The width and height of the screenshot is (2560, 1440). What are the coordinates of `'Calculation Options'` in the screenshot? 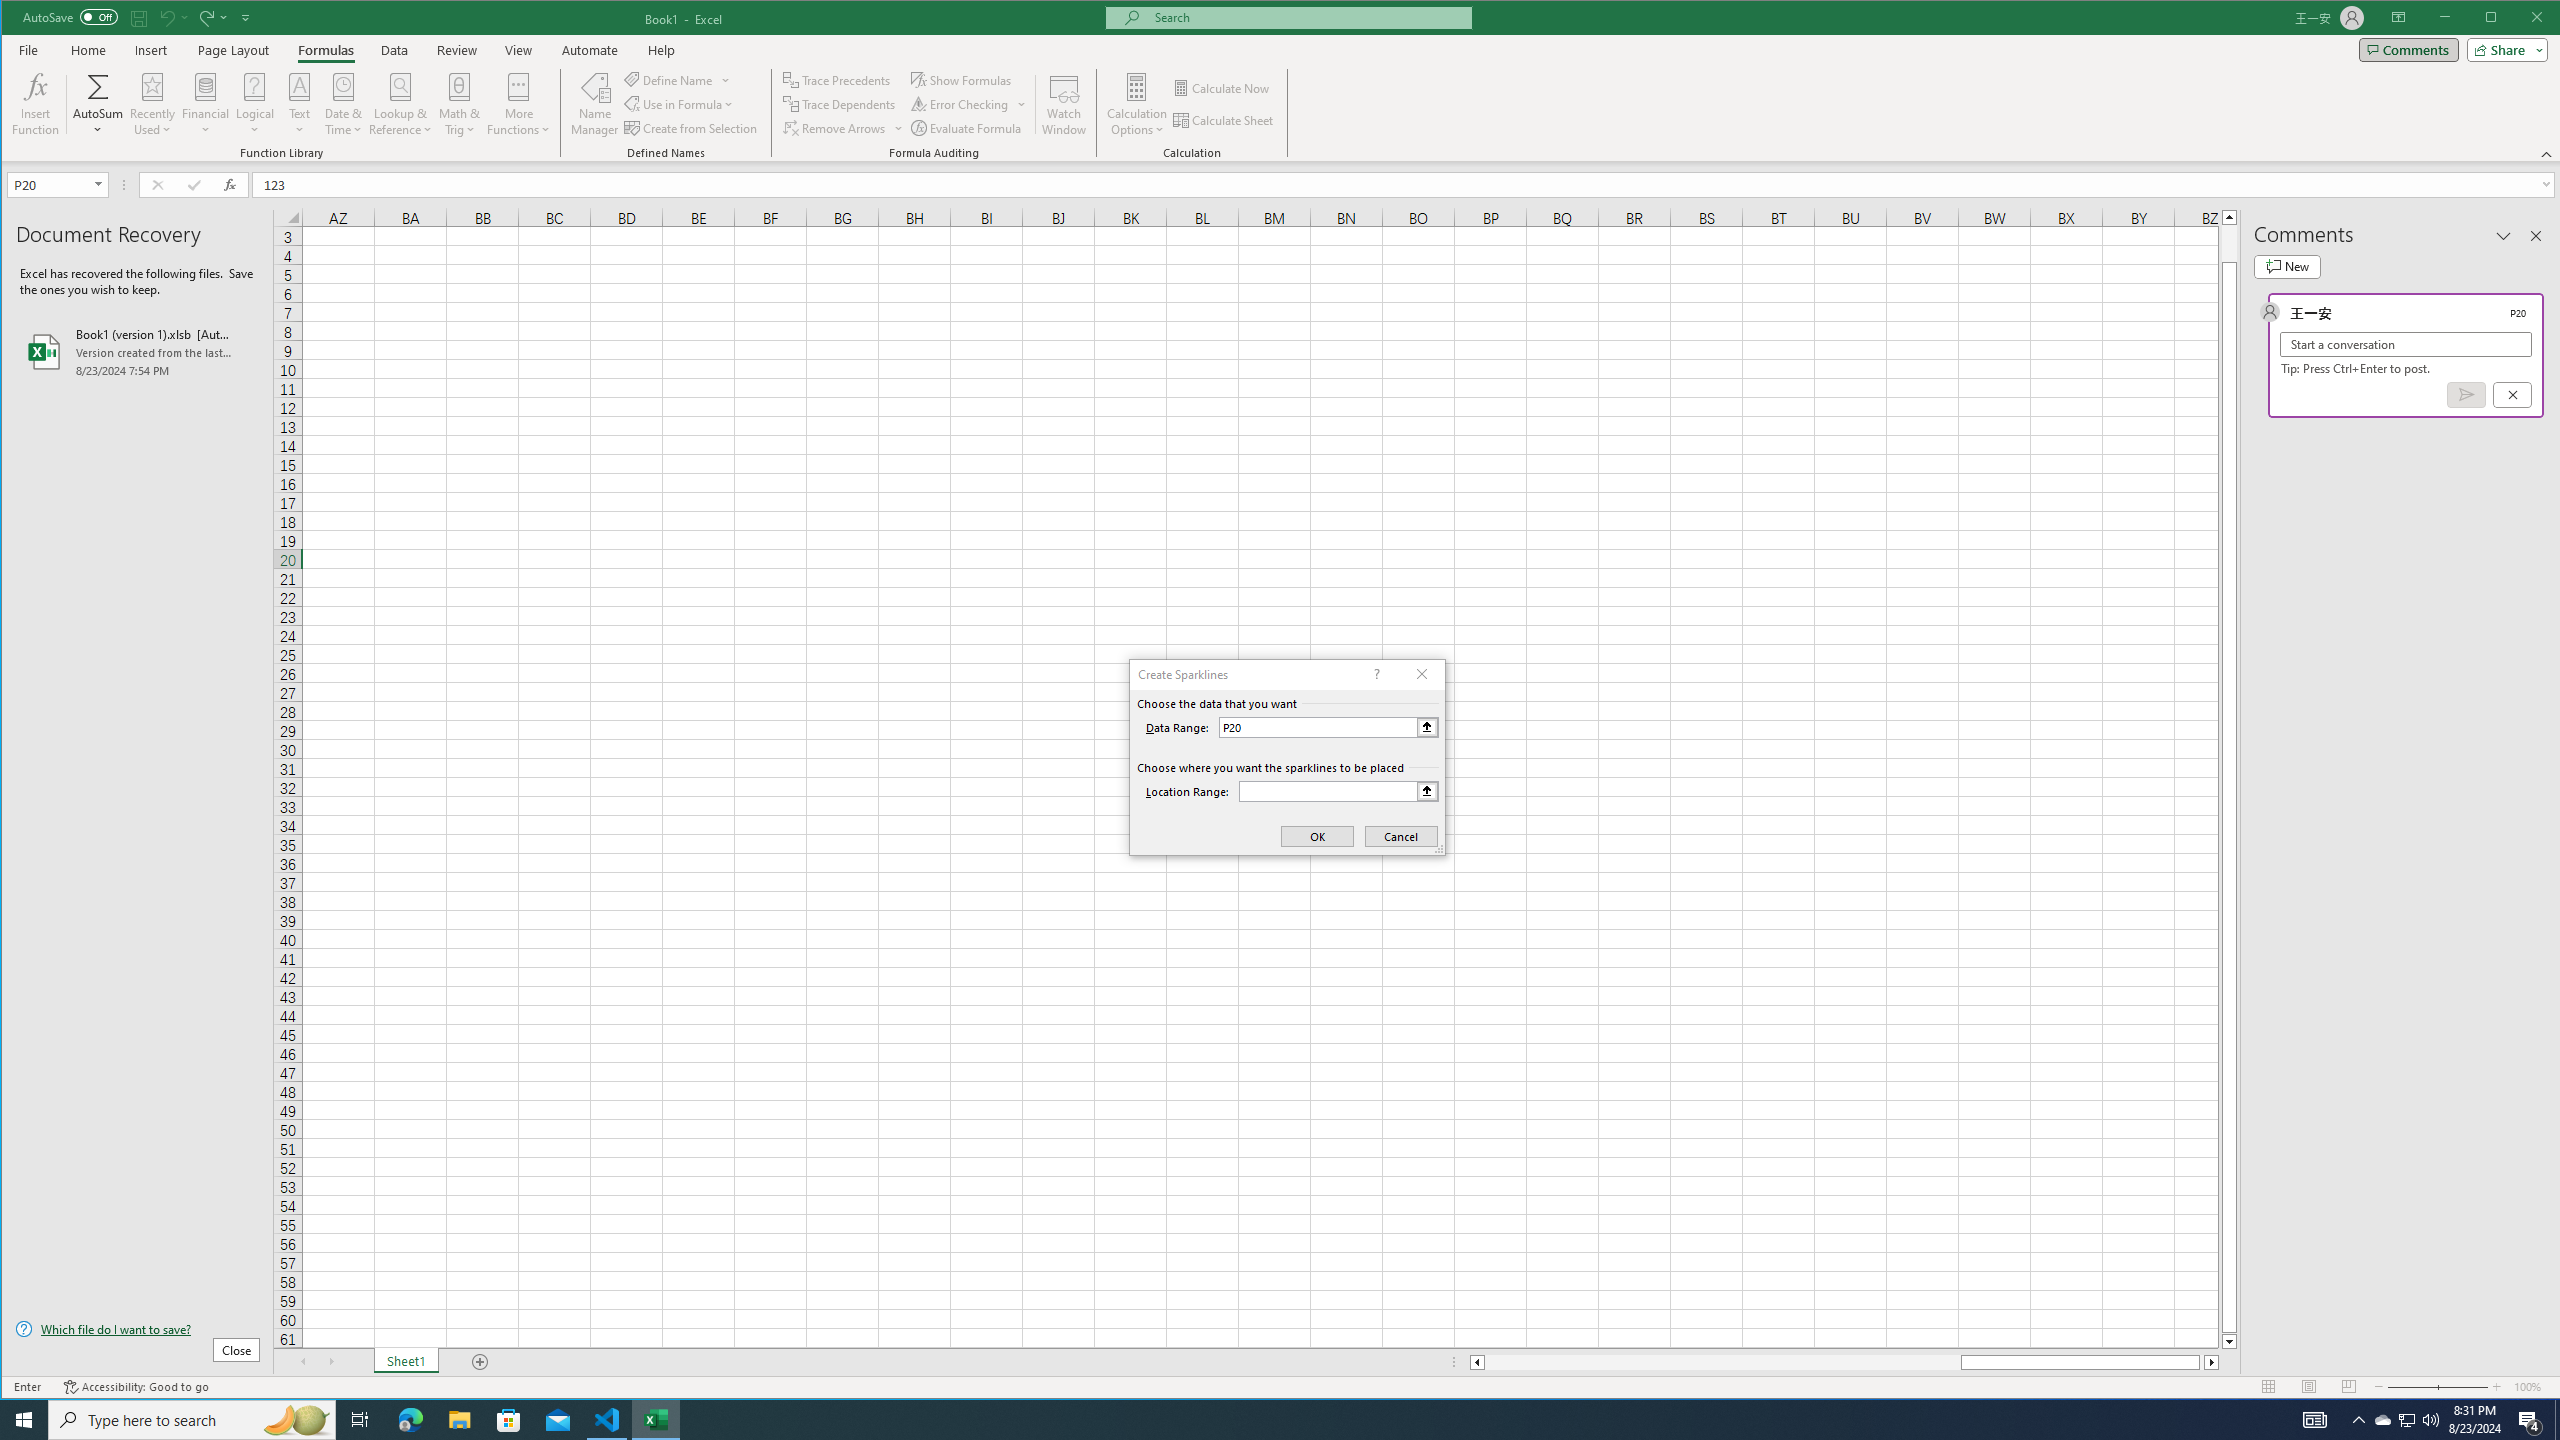 It's located at (1137, 103).